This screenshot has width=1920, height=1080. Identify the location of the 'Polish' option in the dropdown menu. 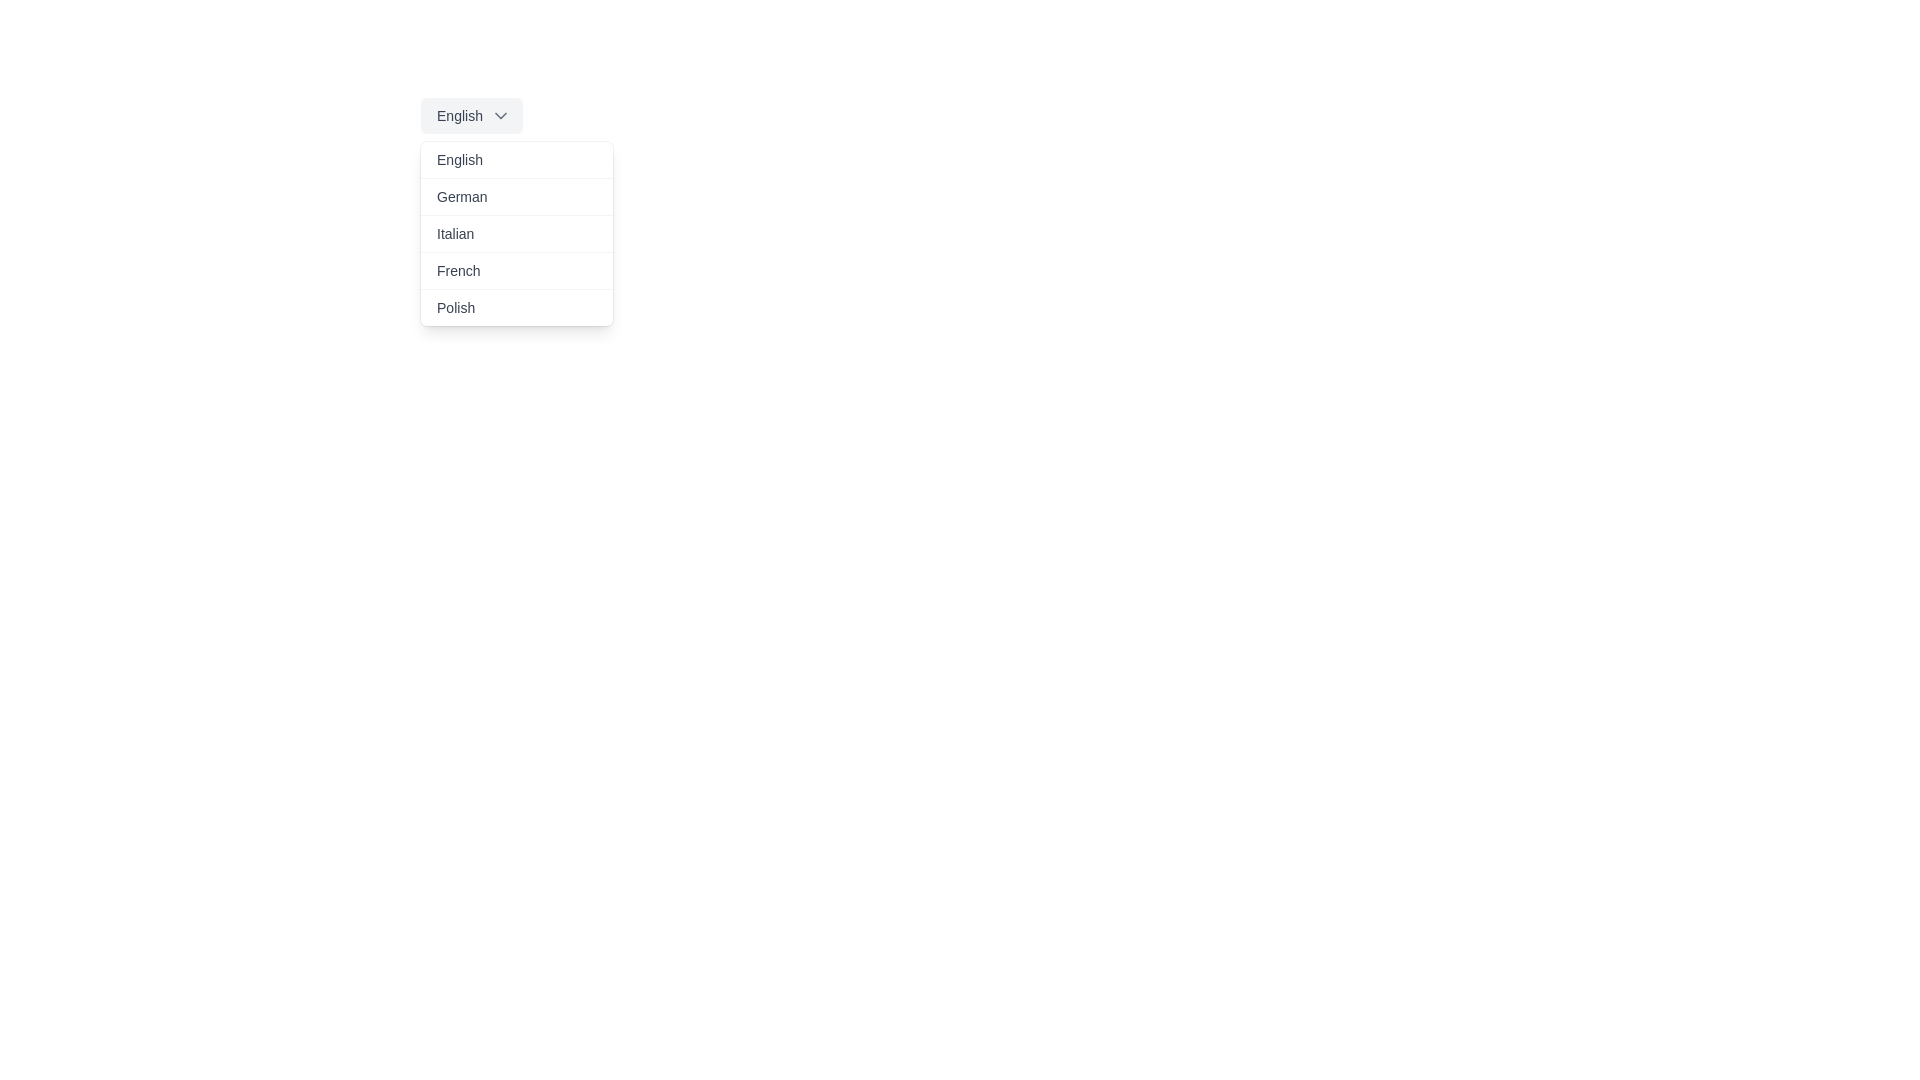
(517, 307).